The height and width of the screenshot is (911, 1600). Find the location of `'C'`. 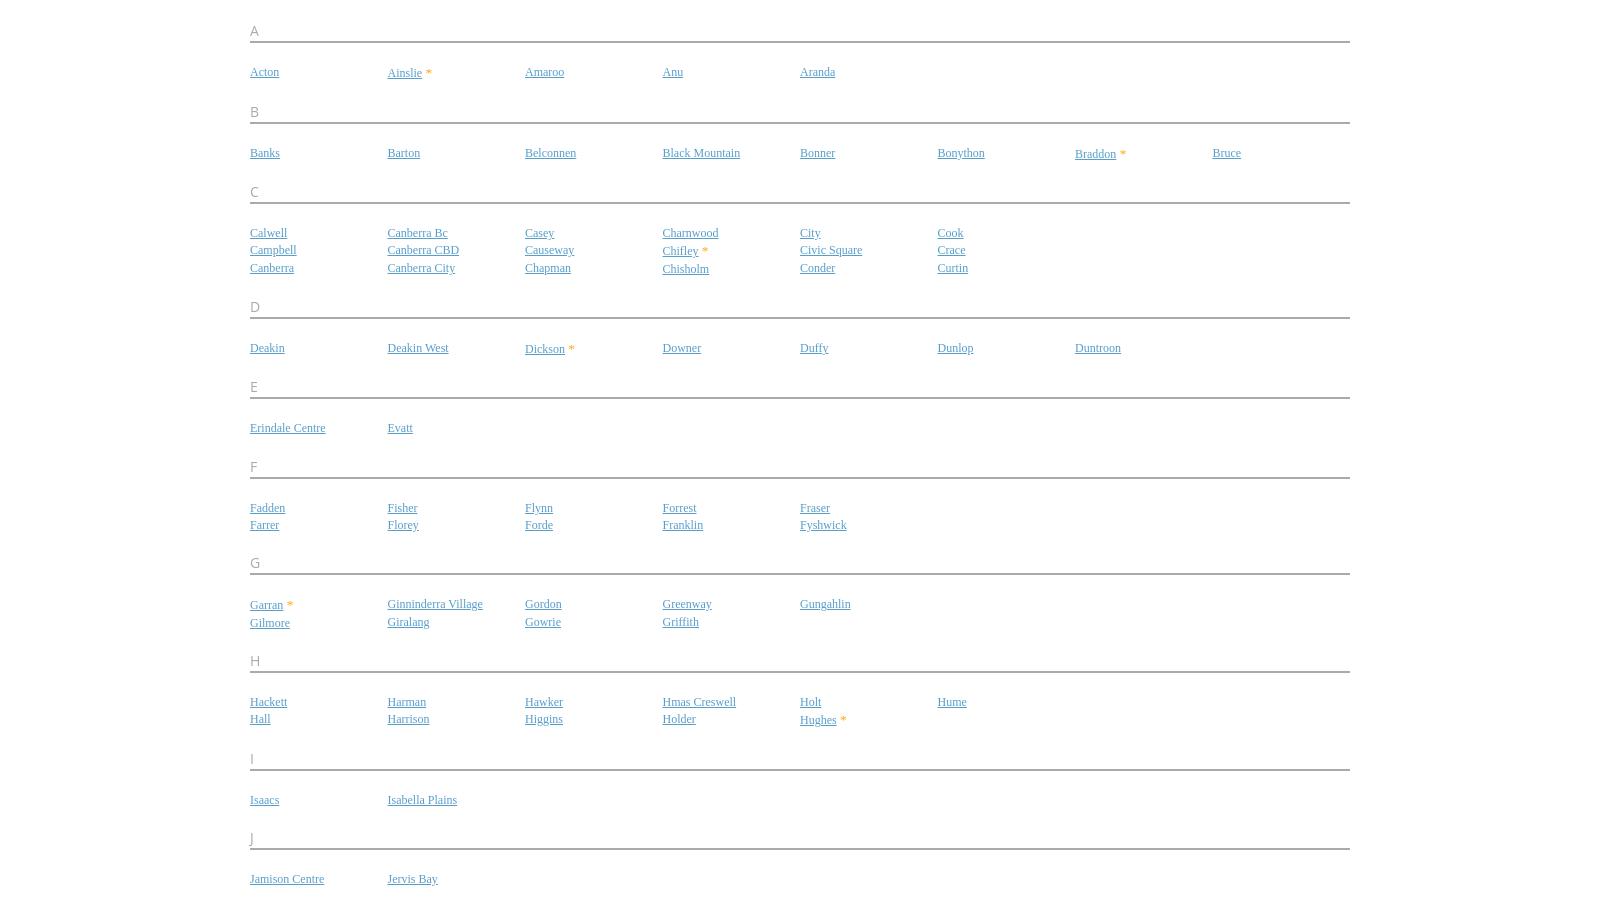

'C' is located at coordinates (254, 189).